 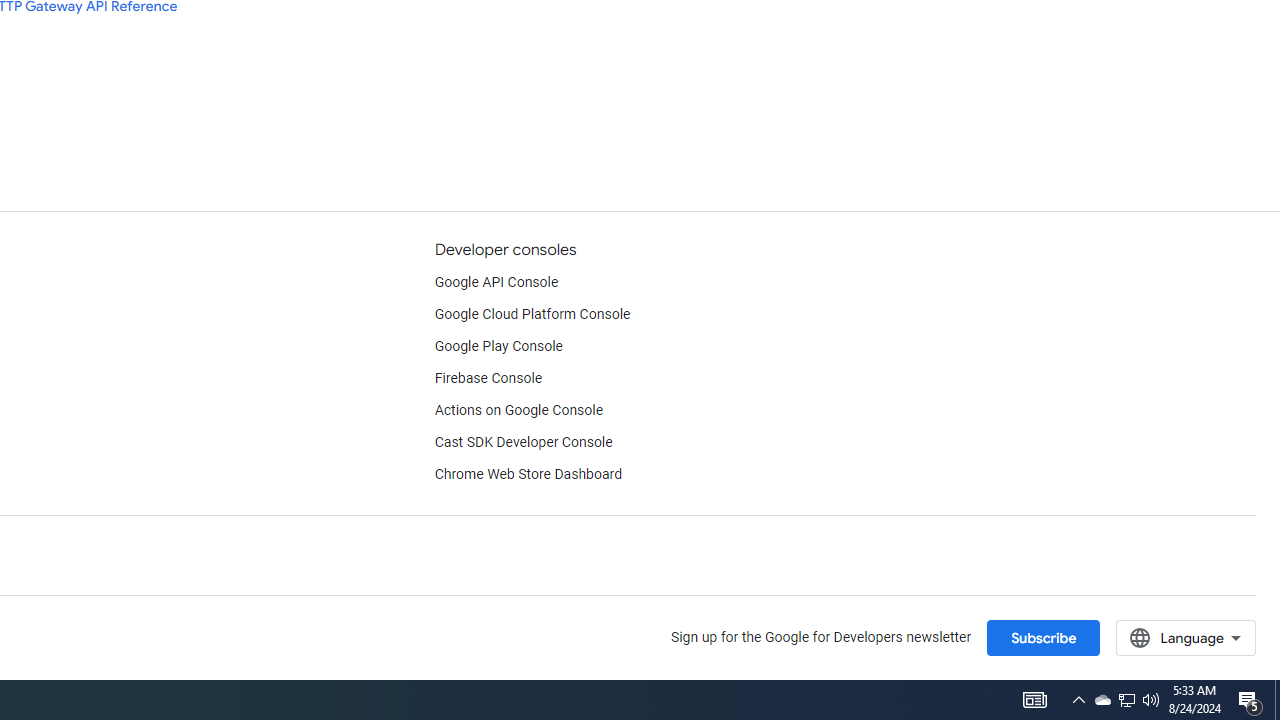 I want to click on 'Google Play Console', so click(x=498, y=346).